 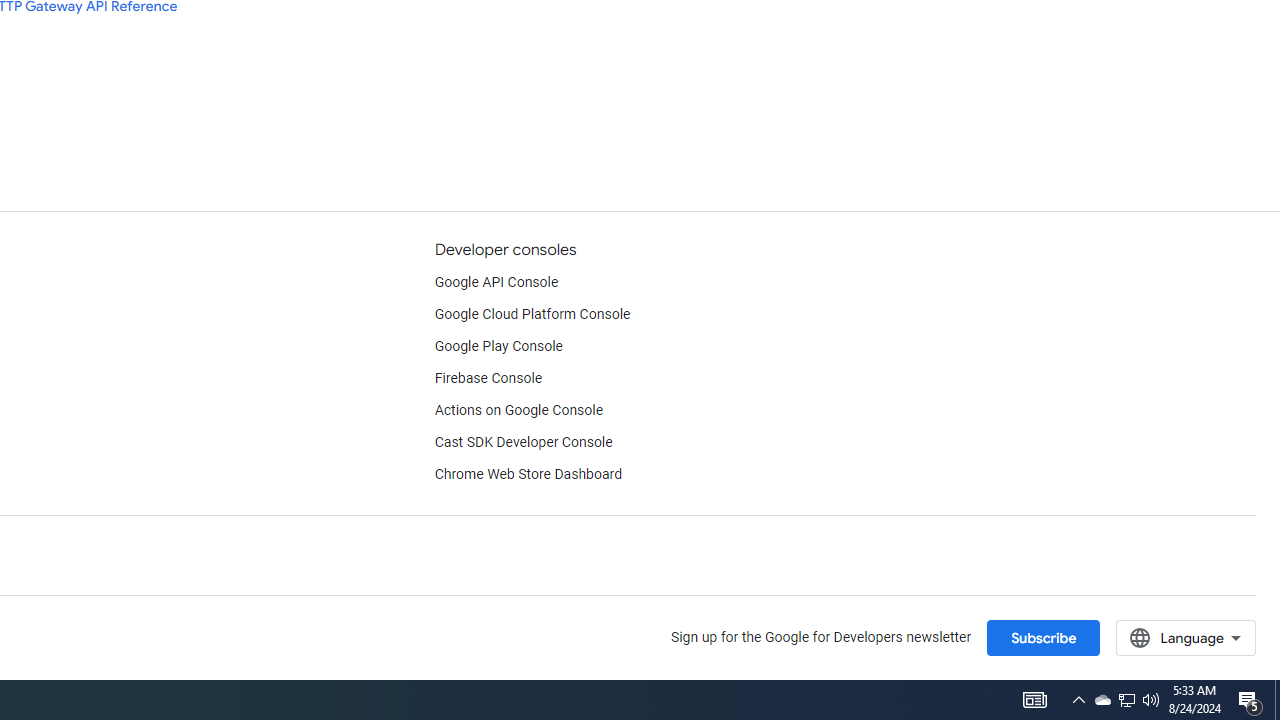 I want to click on 'Google Play Console', so click(x=498, y=346).